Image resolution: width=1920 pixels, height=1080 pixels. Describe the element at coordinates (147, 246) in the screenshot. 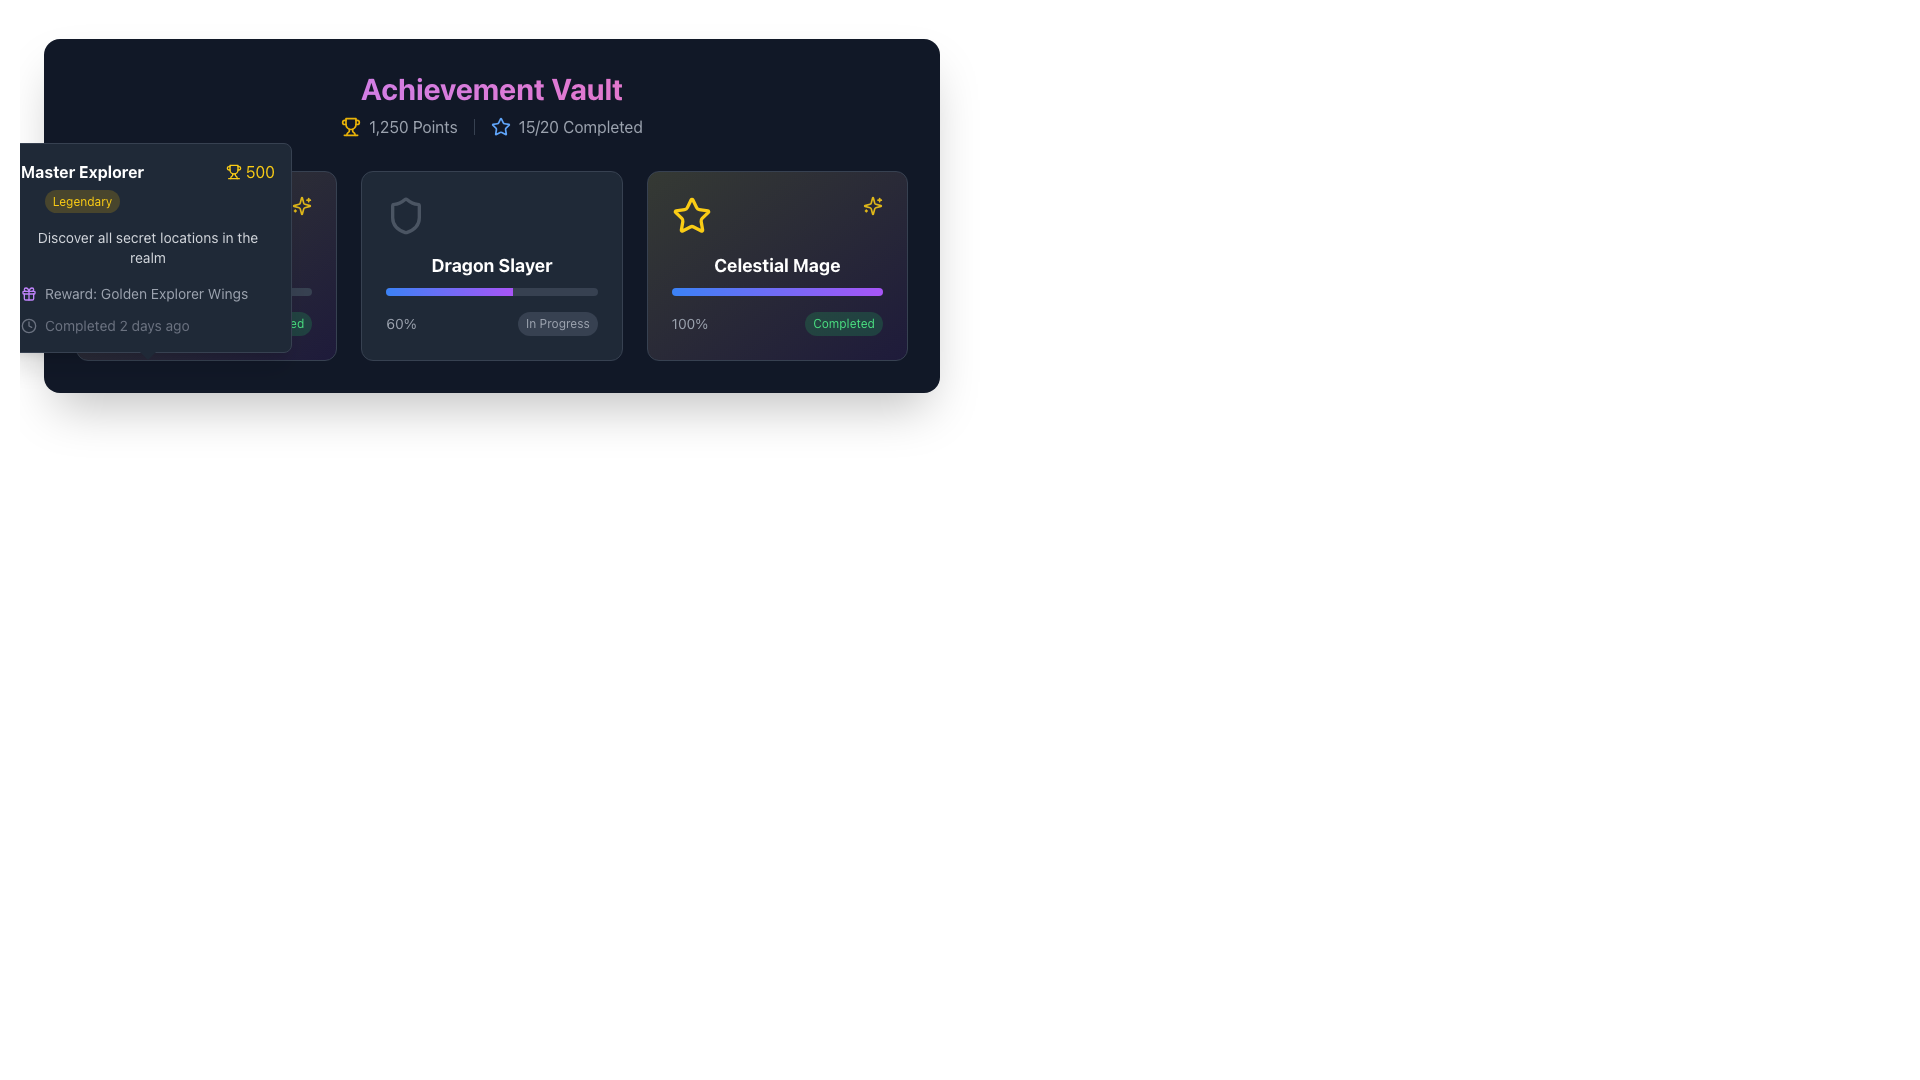

I see `the Informational Card styled with a dark background that contains the text 'Master Explorer' and 'Legendary', located at the top-left corner of the layout` at that location.